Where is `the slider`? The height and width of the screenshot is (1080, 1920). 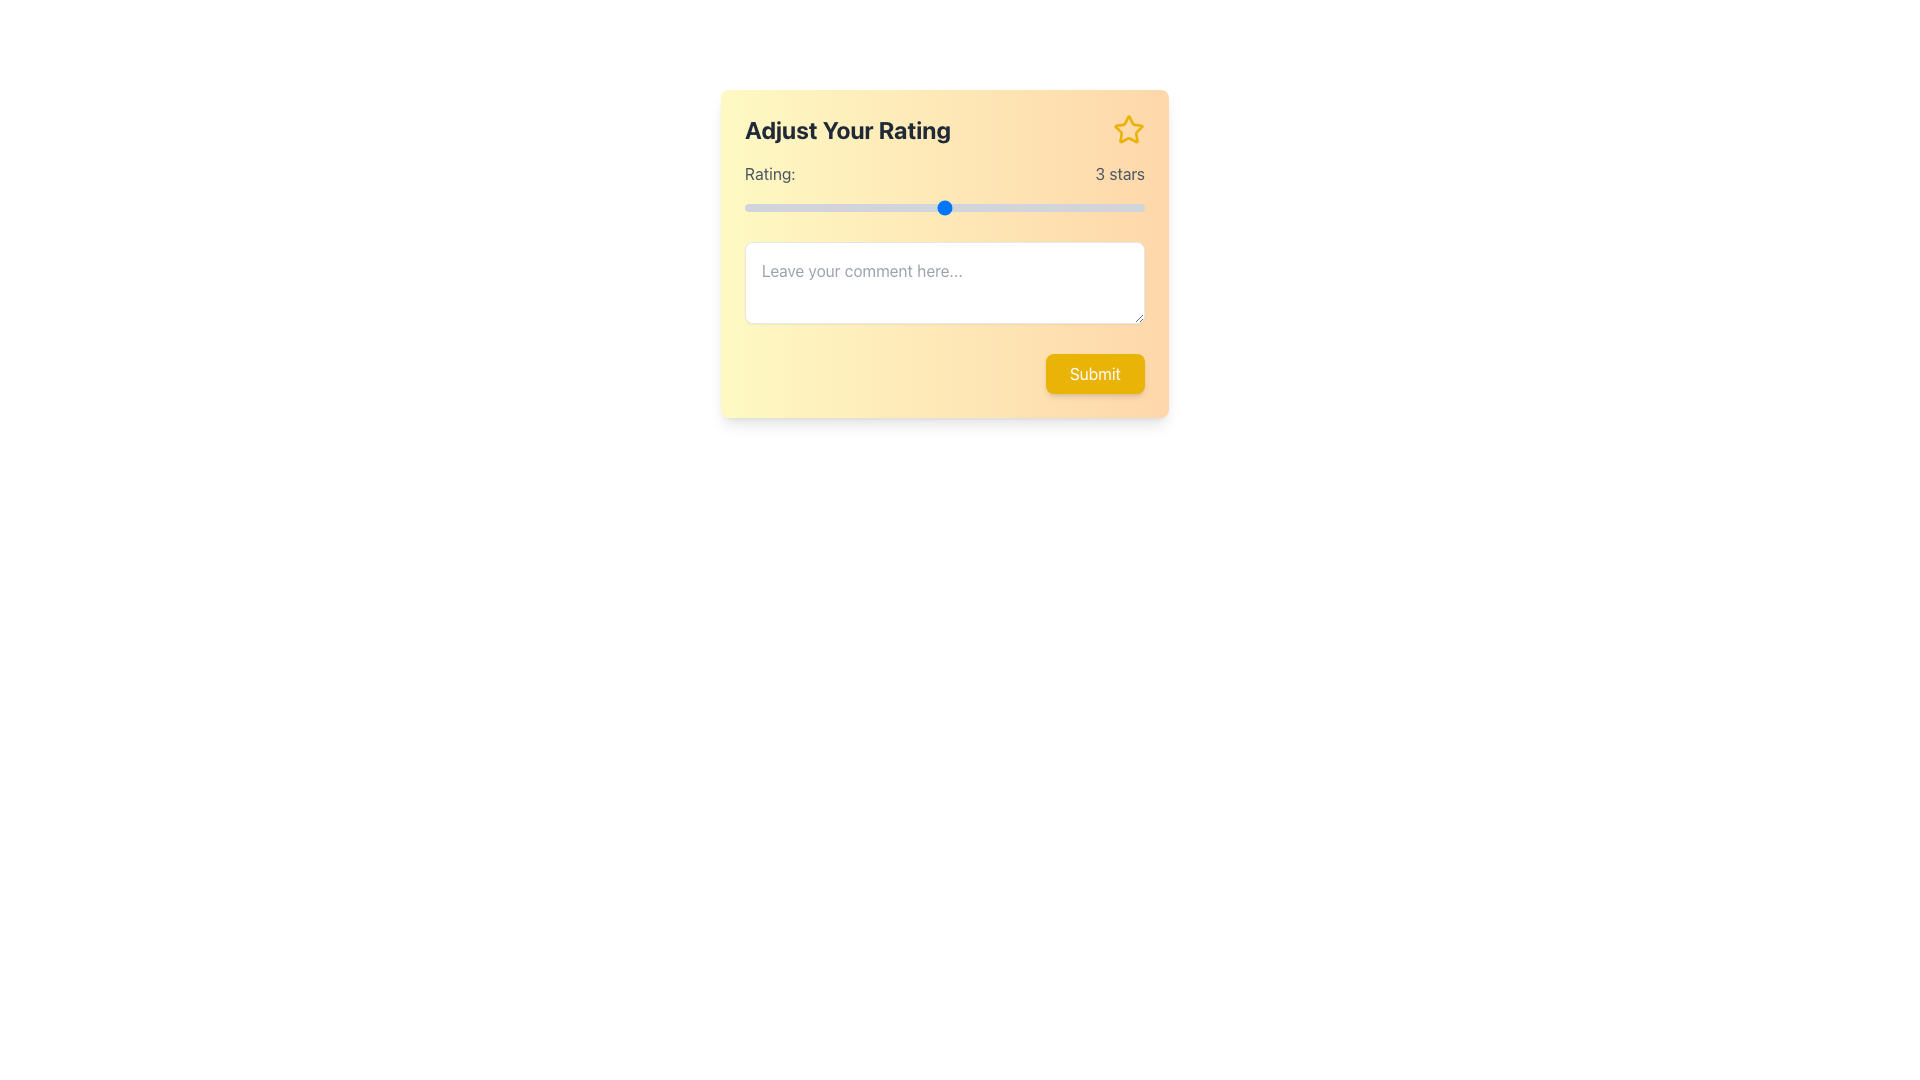
the slider is located at coordinates (844, 208).